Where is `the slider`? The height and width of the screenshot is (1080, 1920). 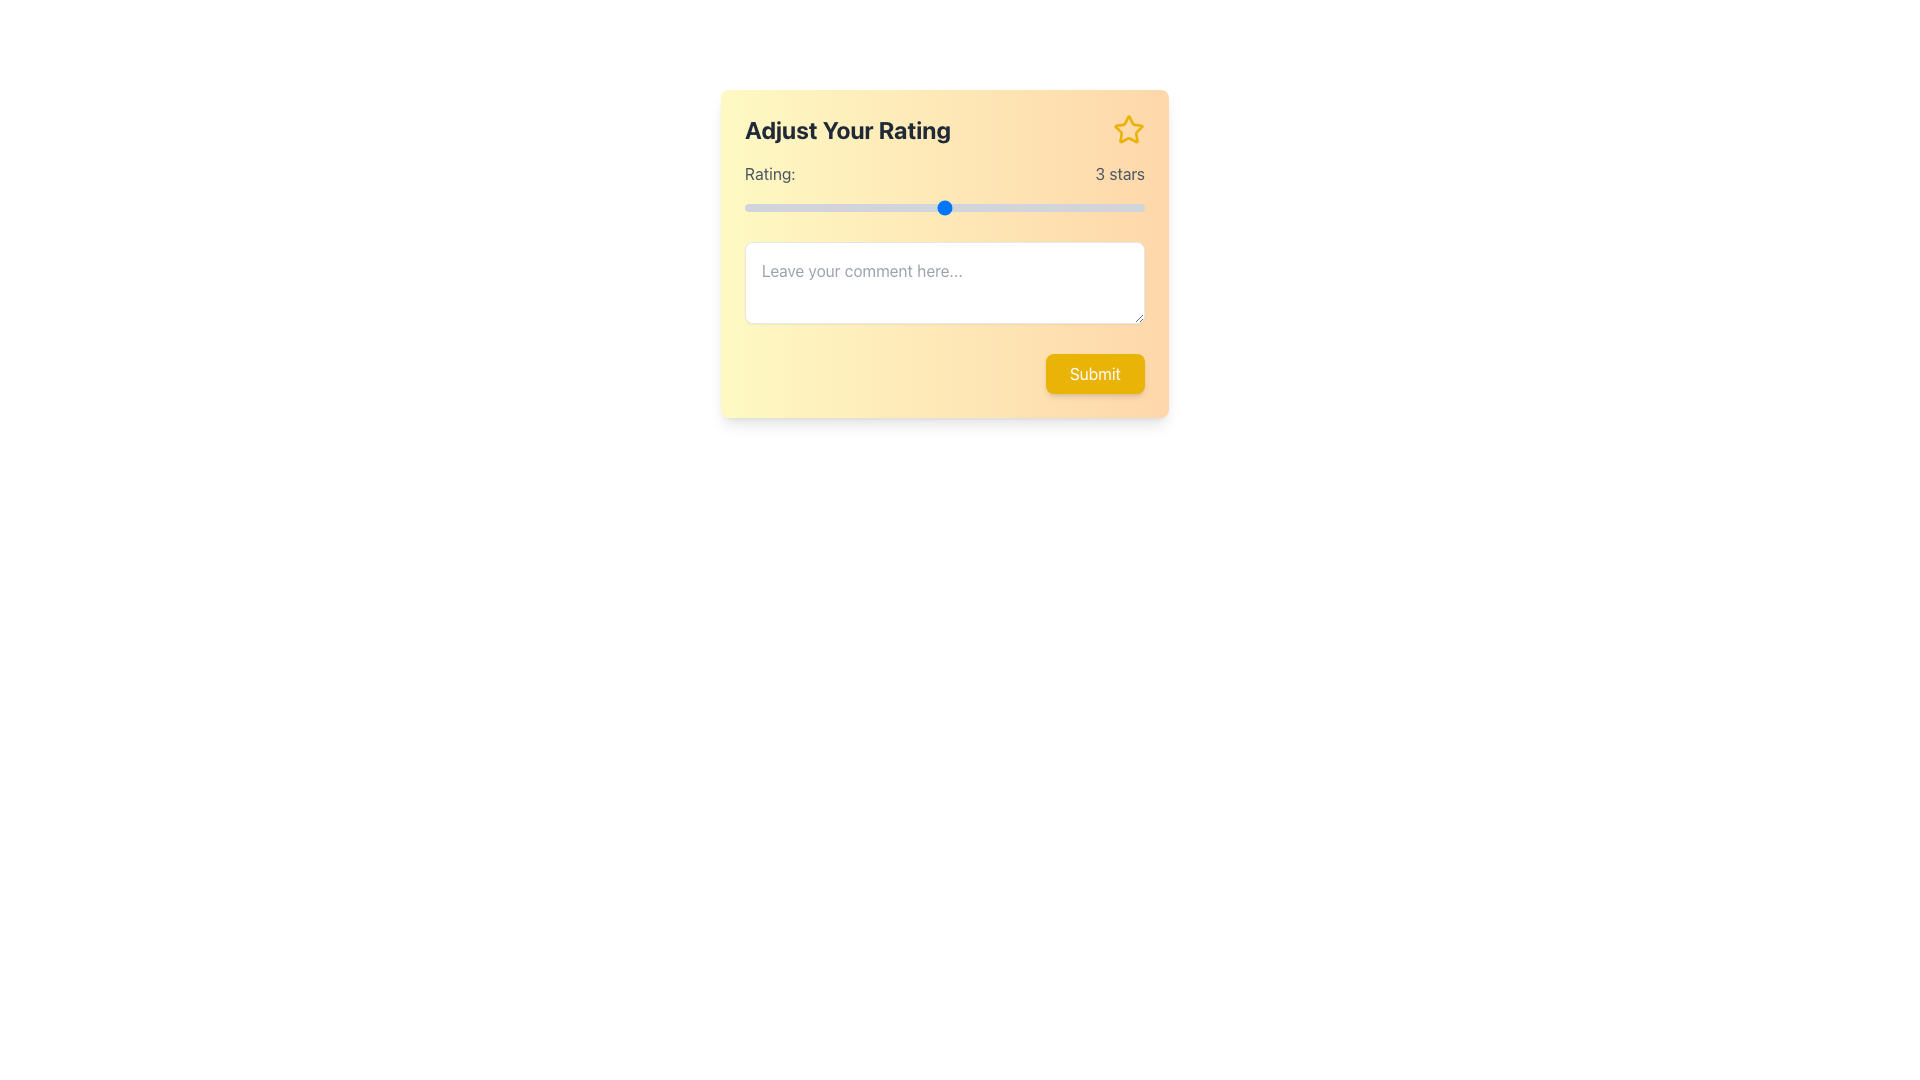
the slider is located at coordinates (844, 208).